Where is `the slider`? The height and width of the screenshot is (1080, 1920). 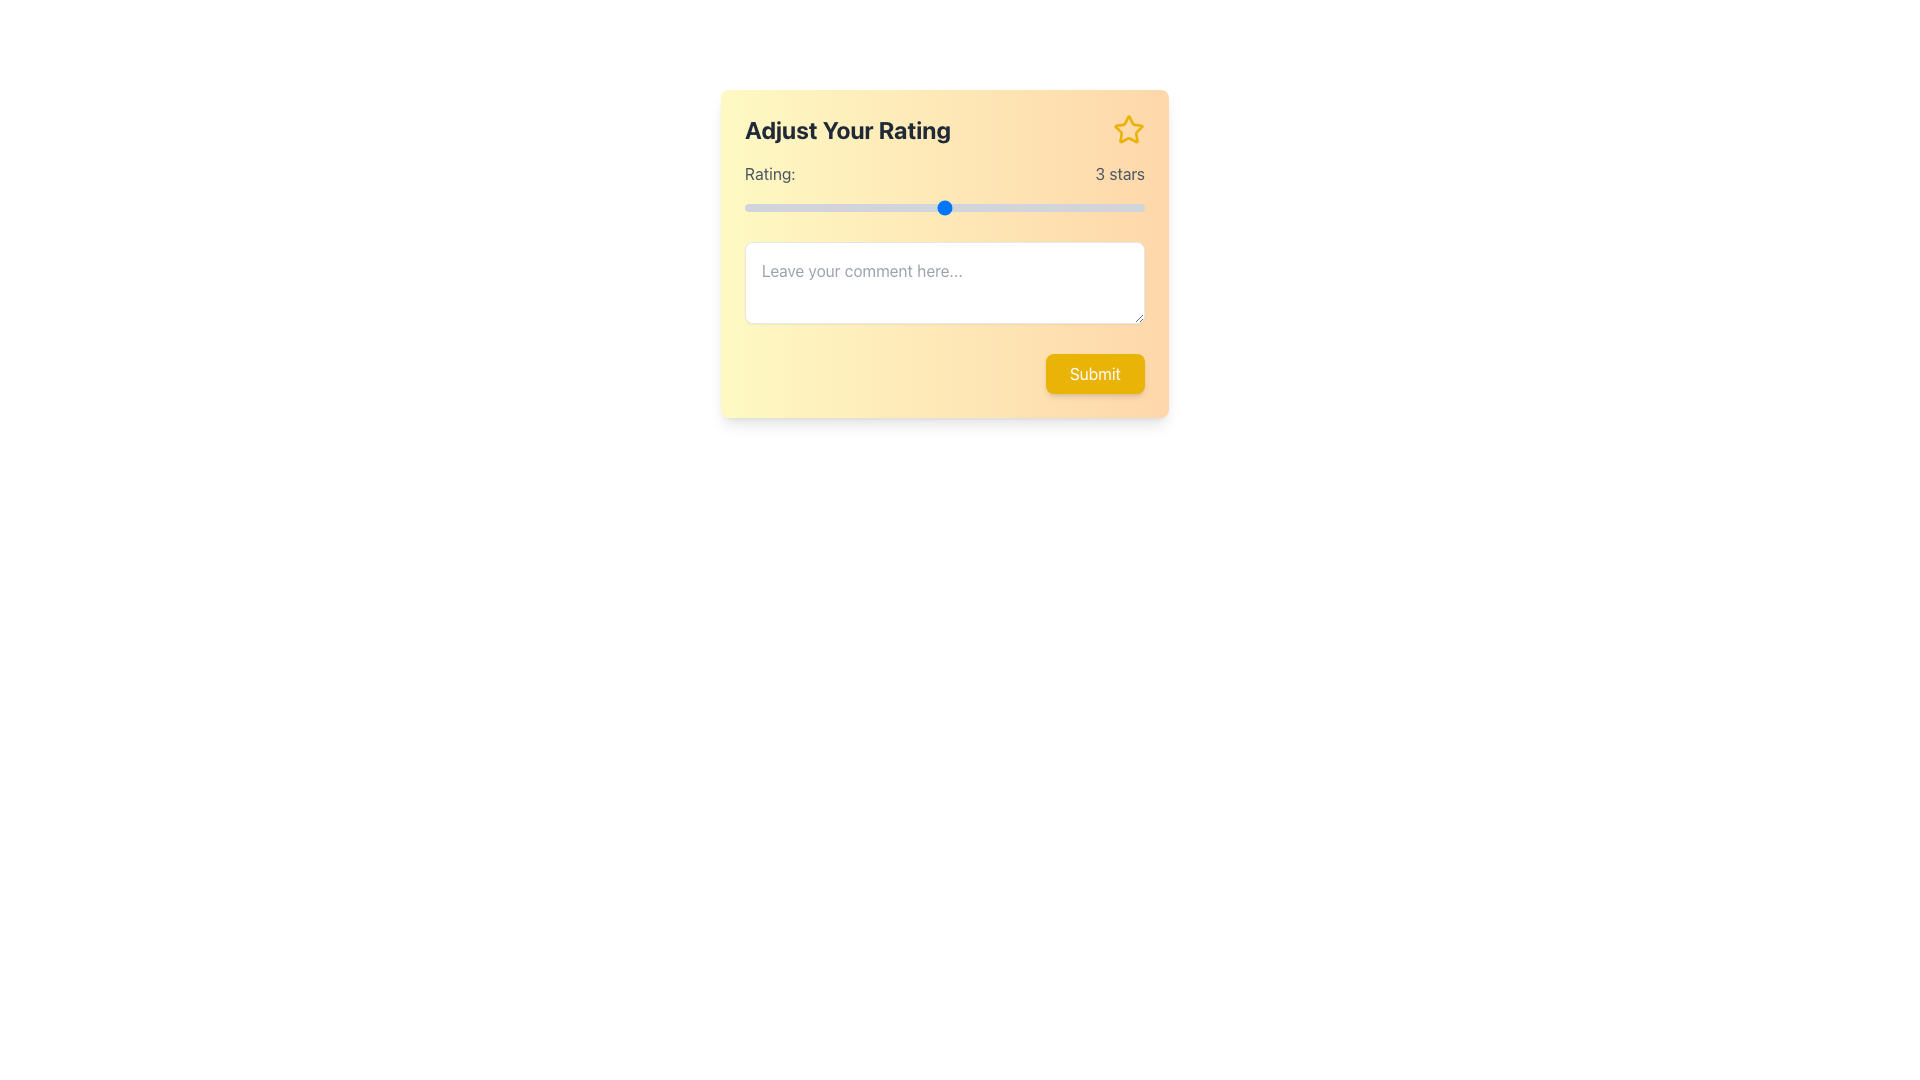
the slider is located at coordinates (844, 208).